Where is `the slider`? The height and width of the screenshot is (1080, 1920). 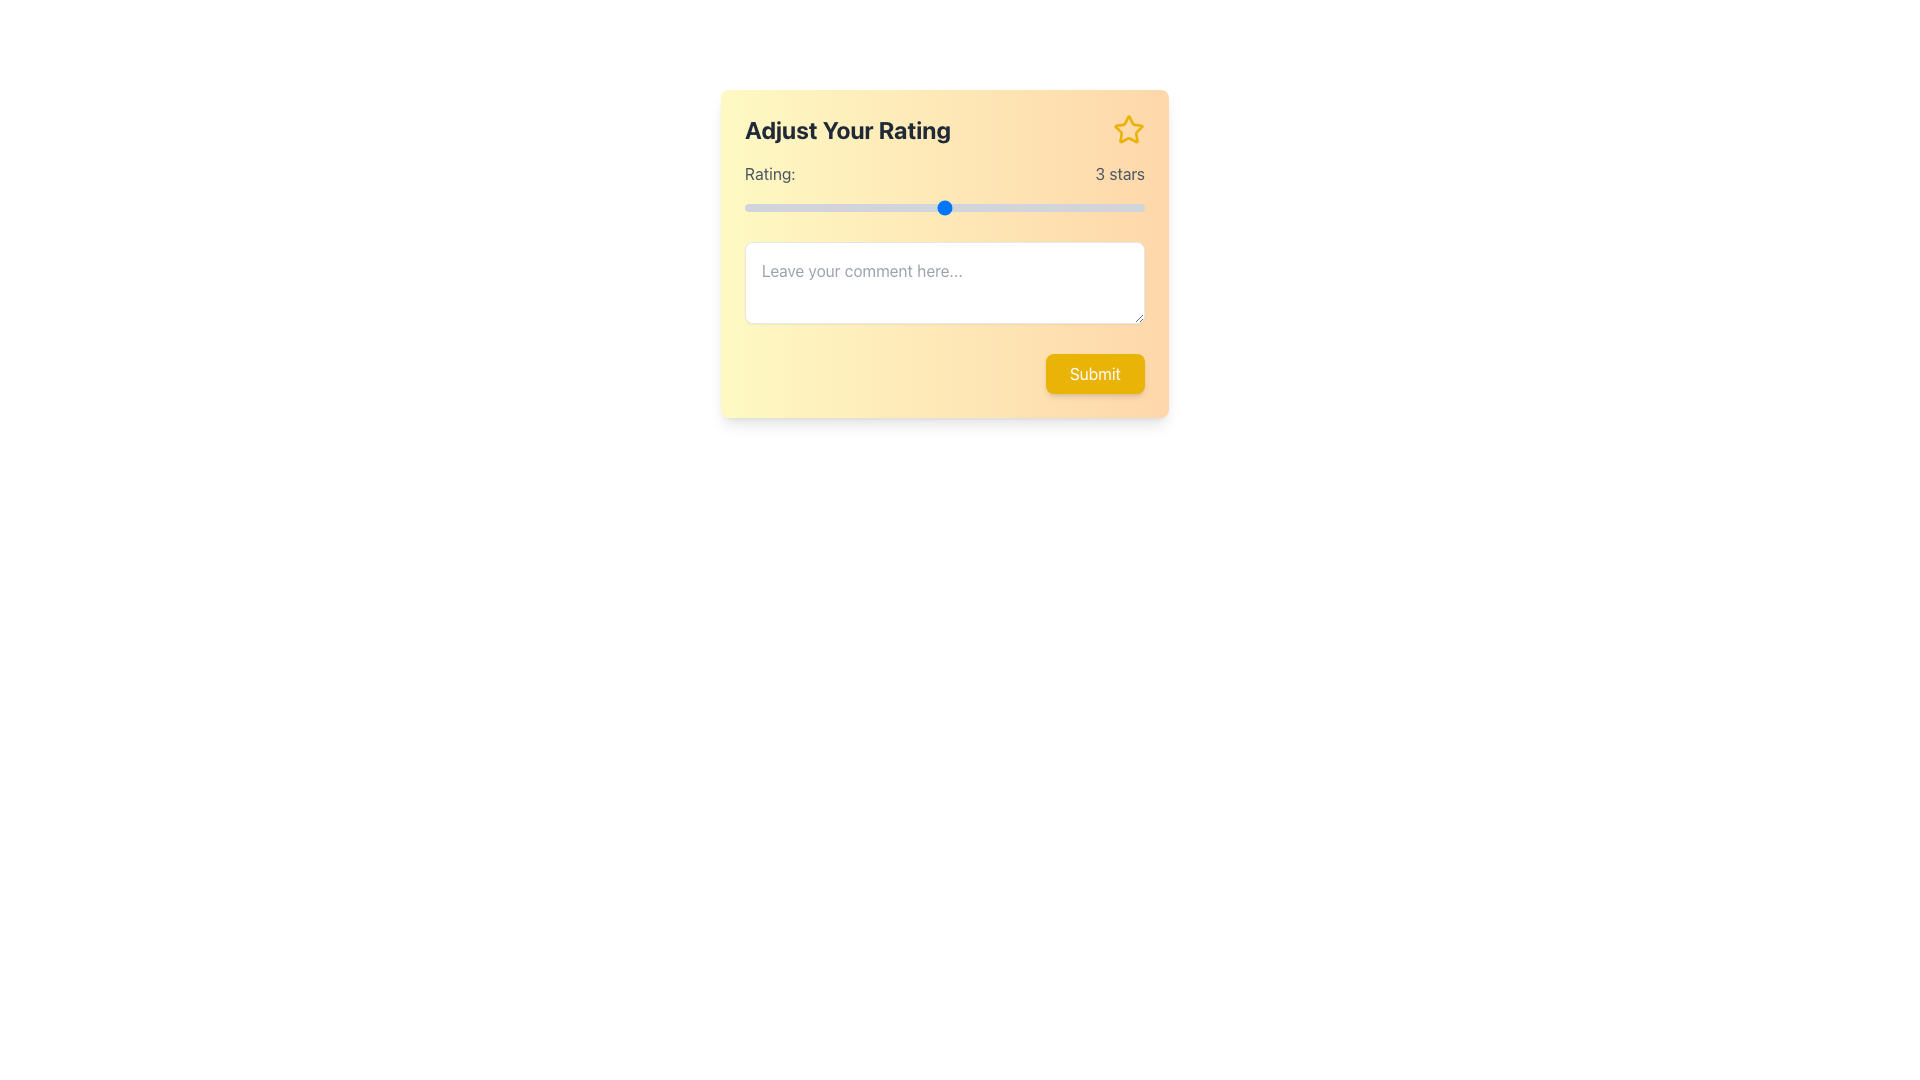
the slider is located at coordinates (844, 208).